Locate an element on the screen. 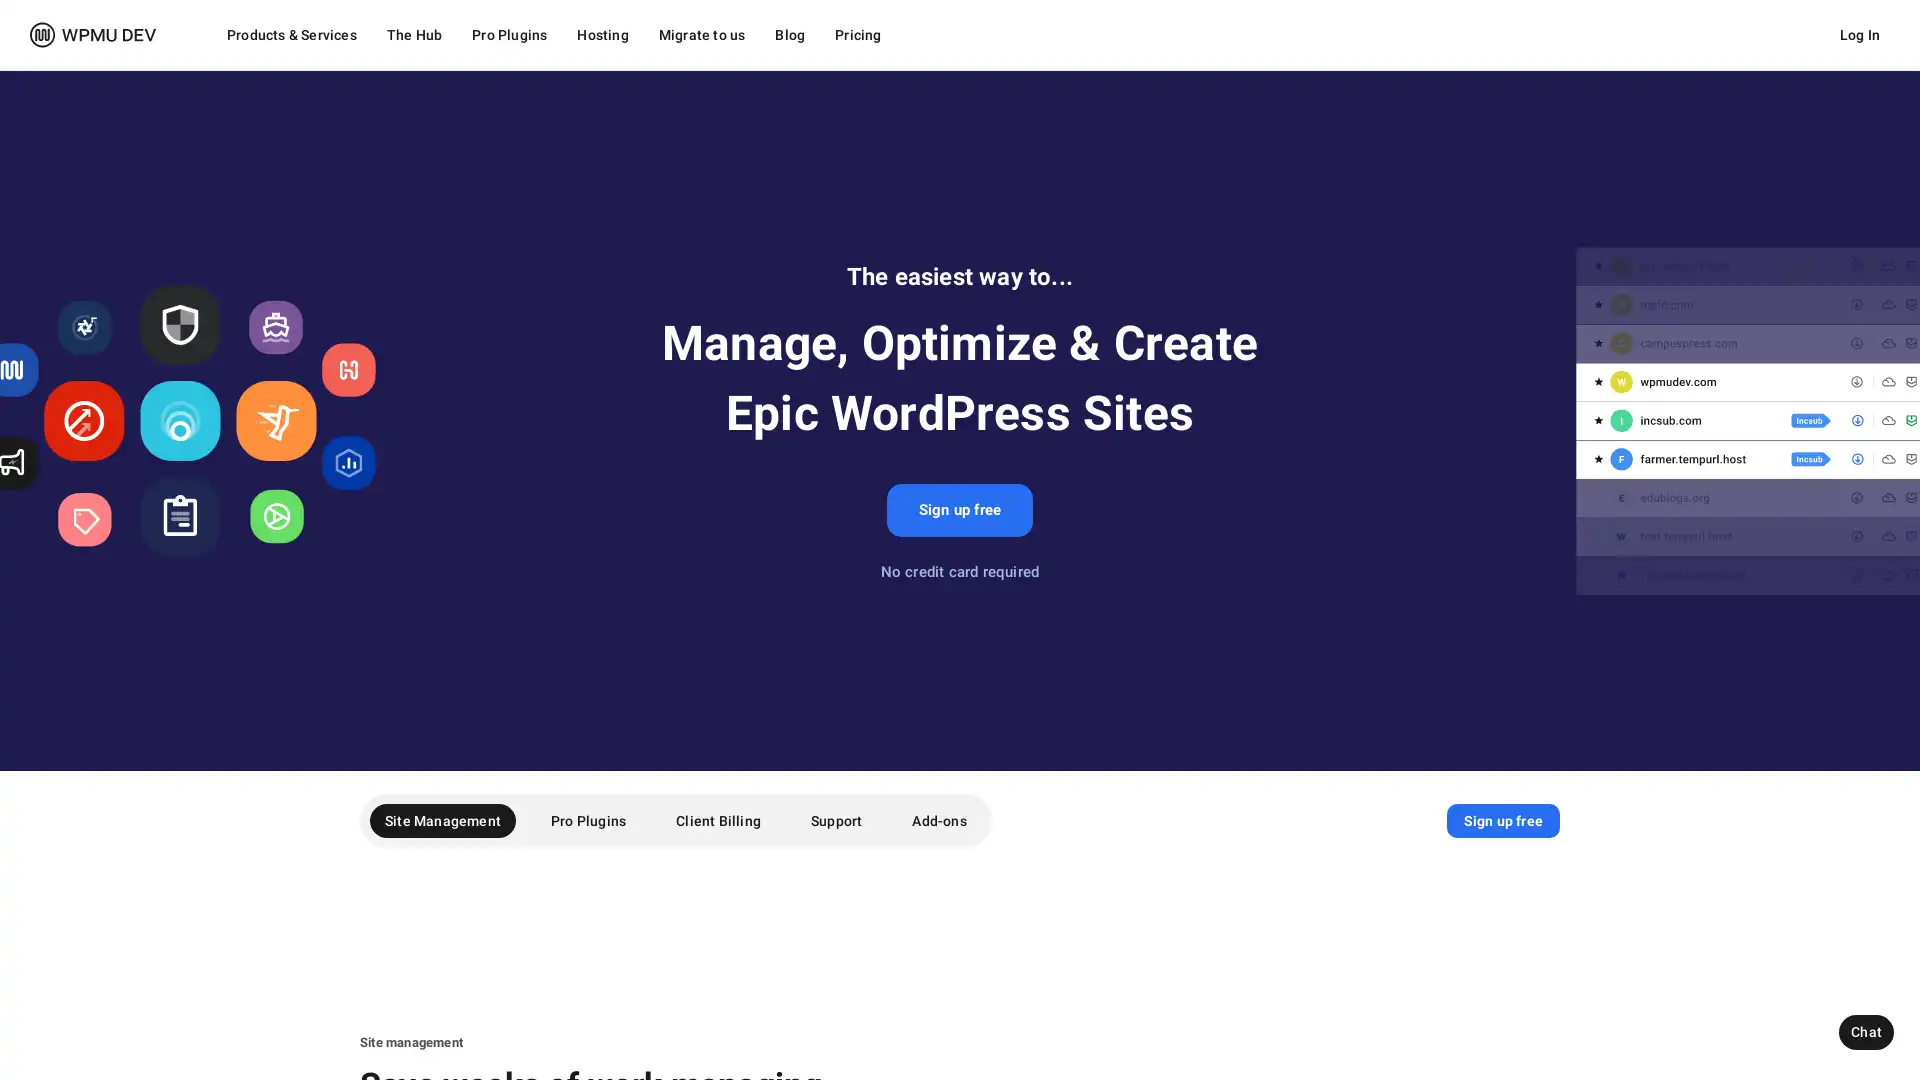 Image resolution: width=1920 pixels, height=1080 pixels. Sign up free is located at coordinates (958, 509).